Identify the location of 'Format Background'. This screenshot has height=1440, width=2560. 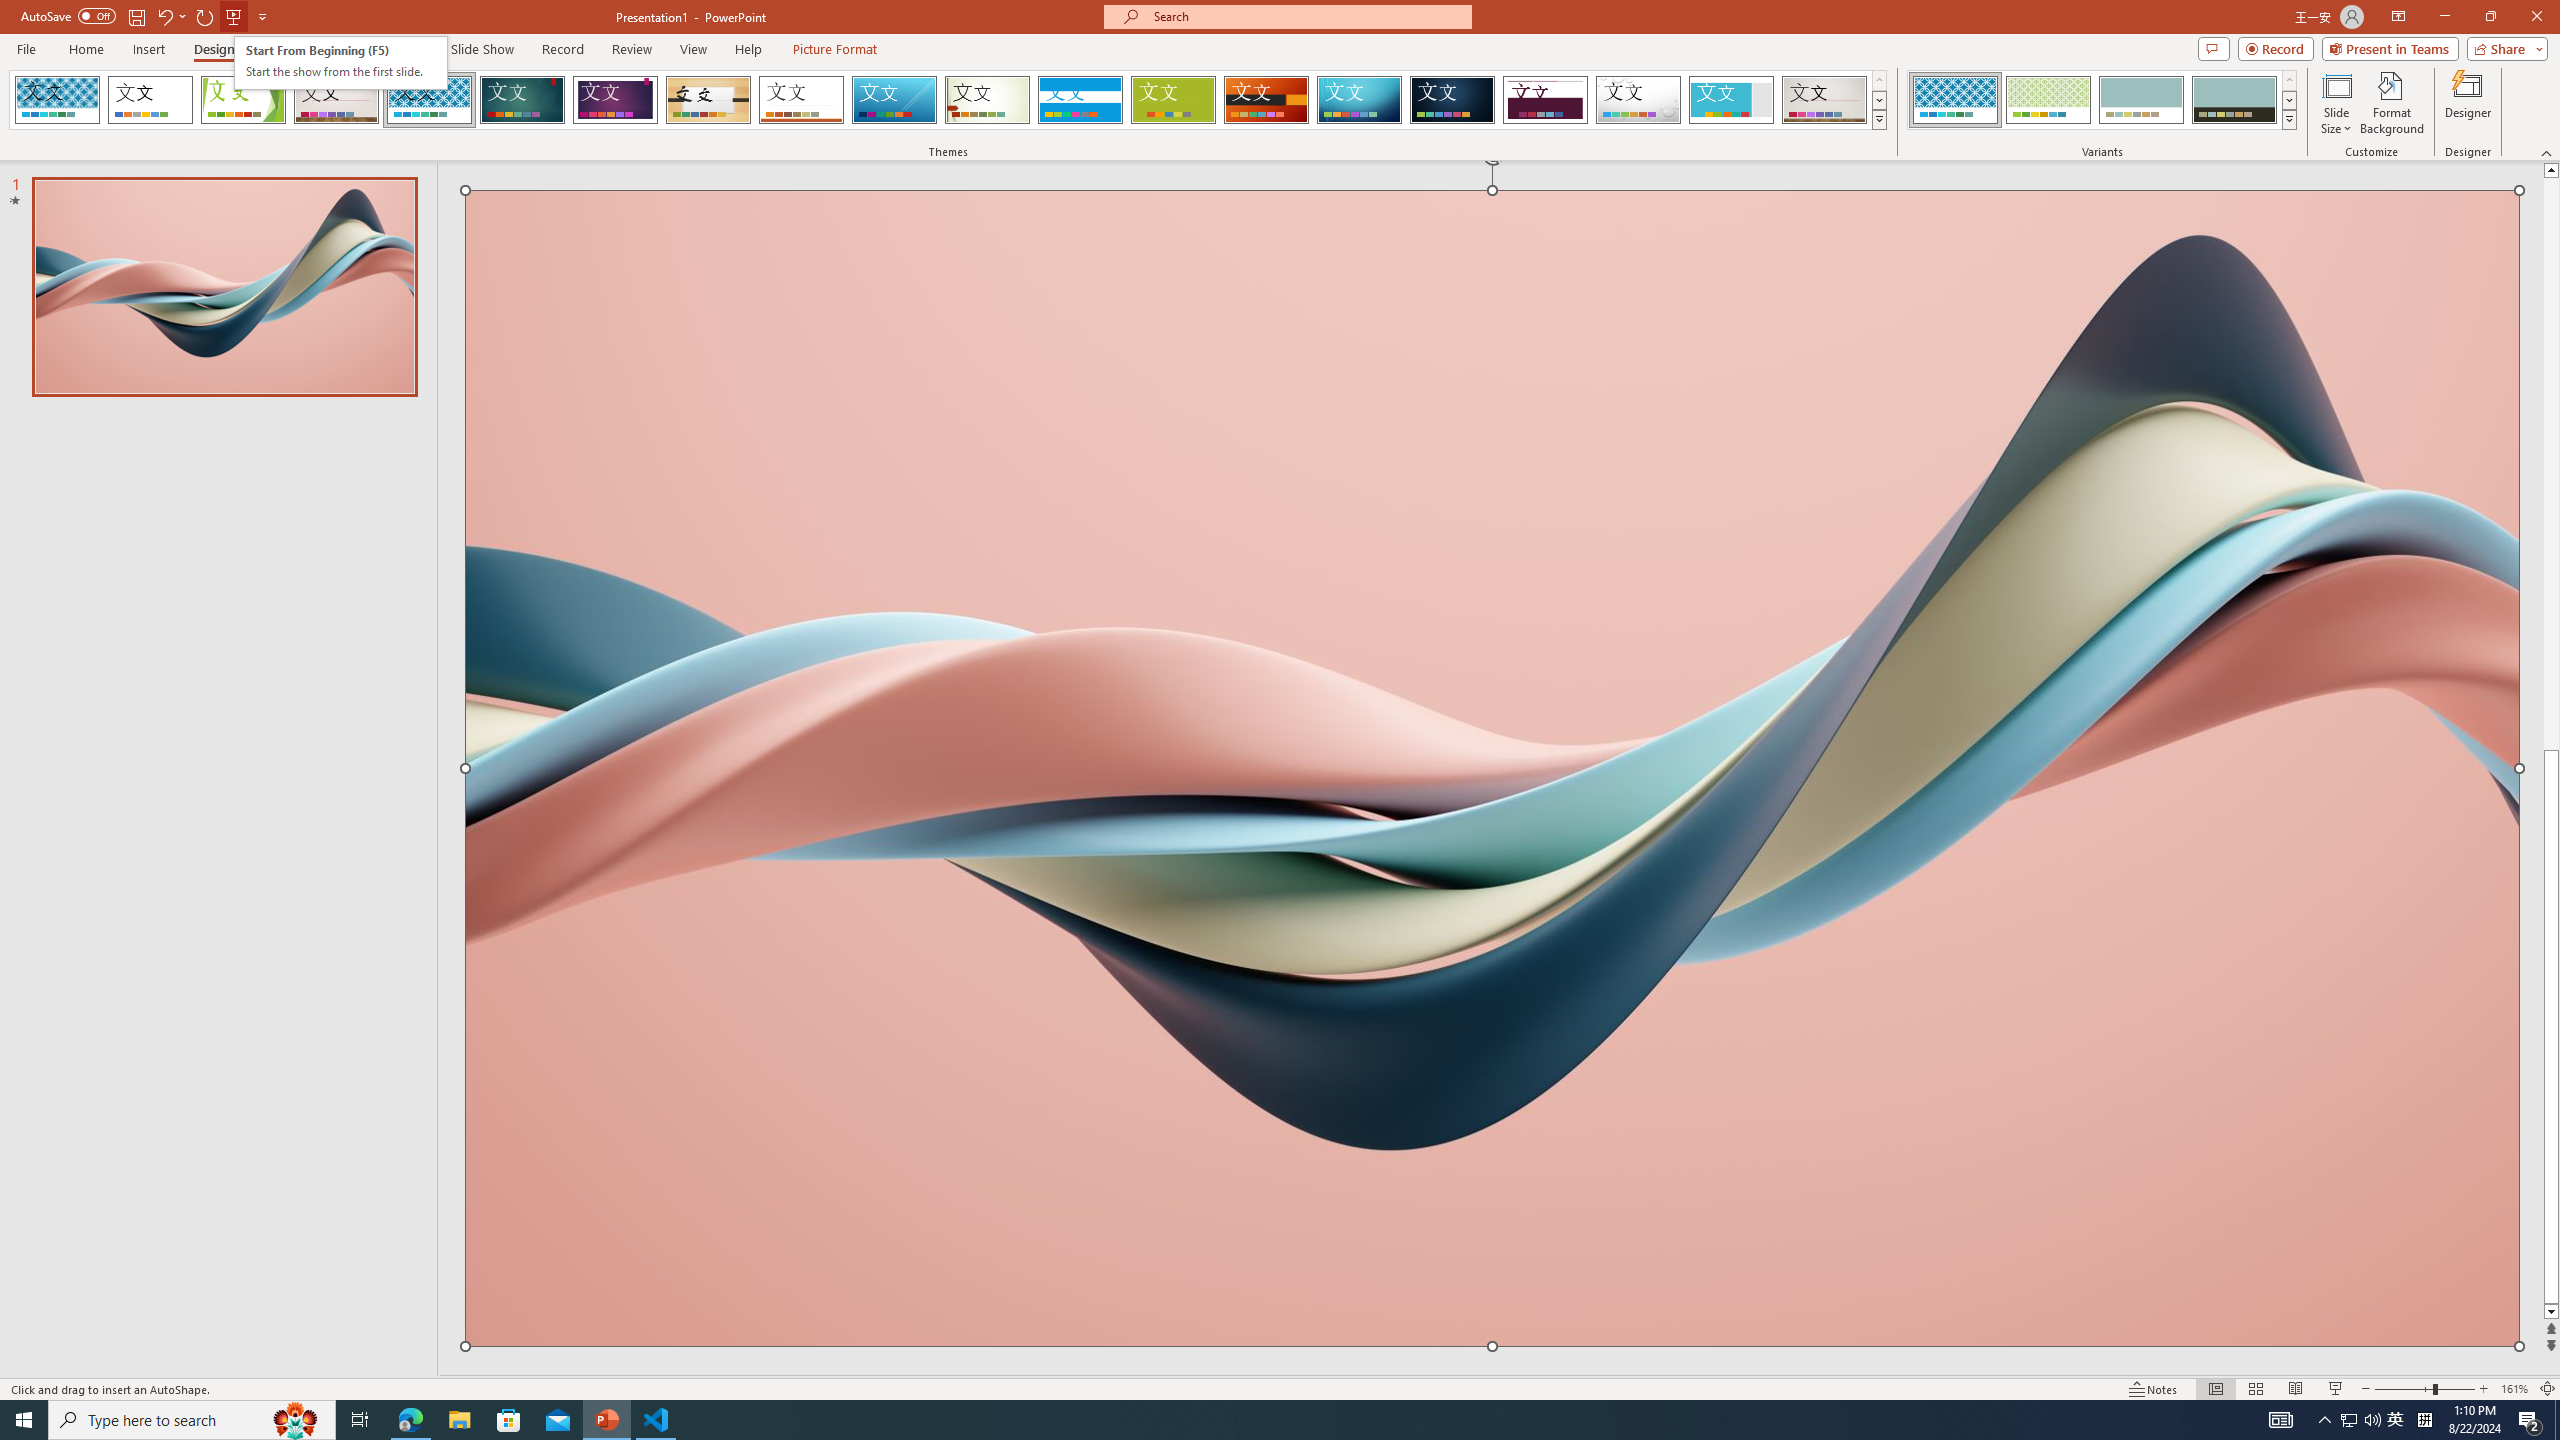
(2392, 103).